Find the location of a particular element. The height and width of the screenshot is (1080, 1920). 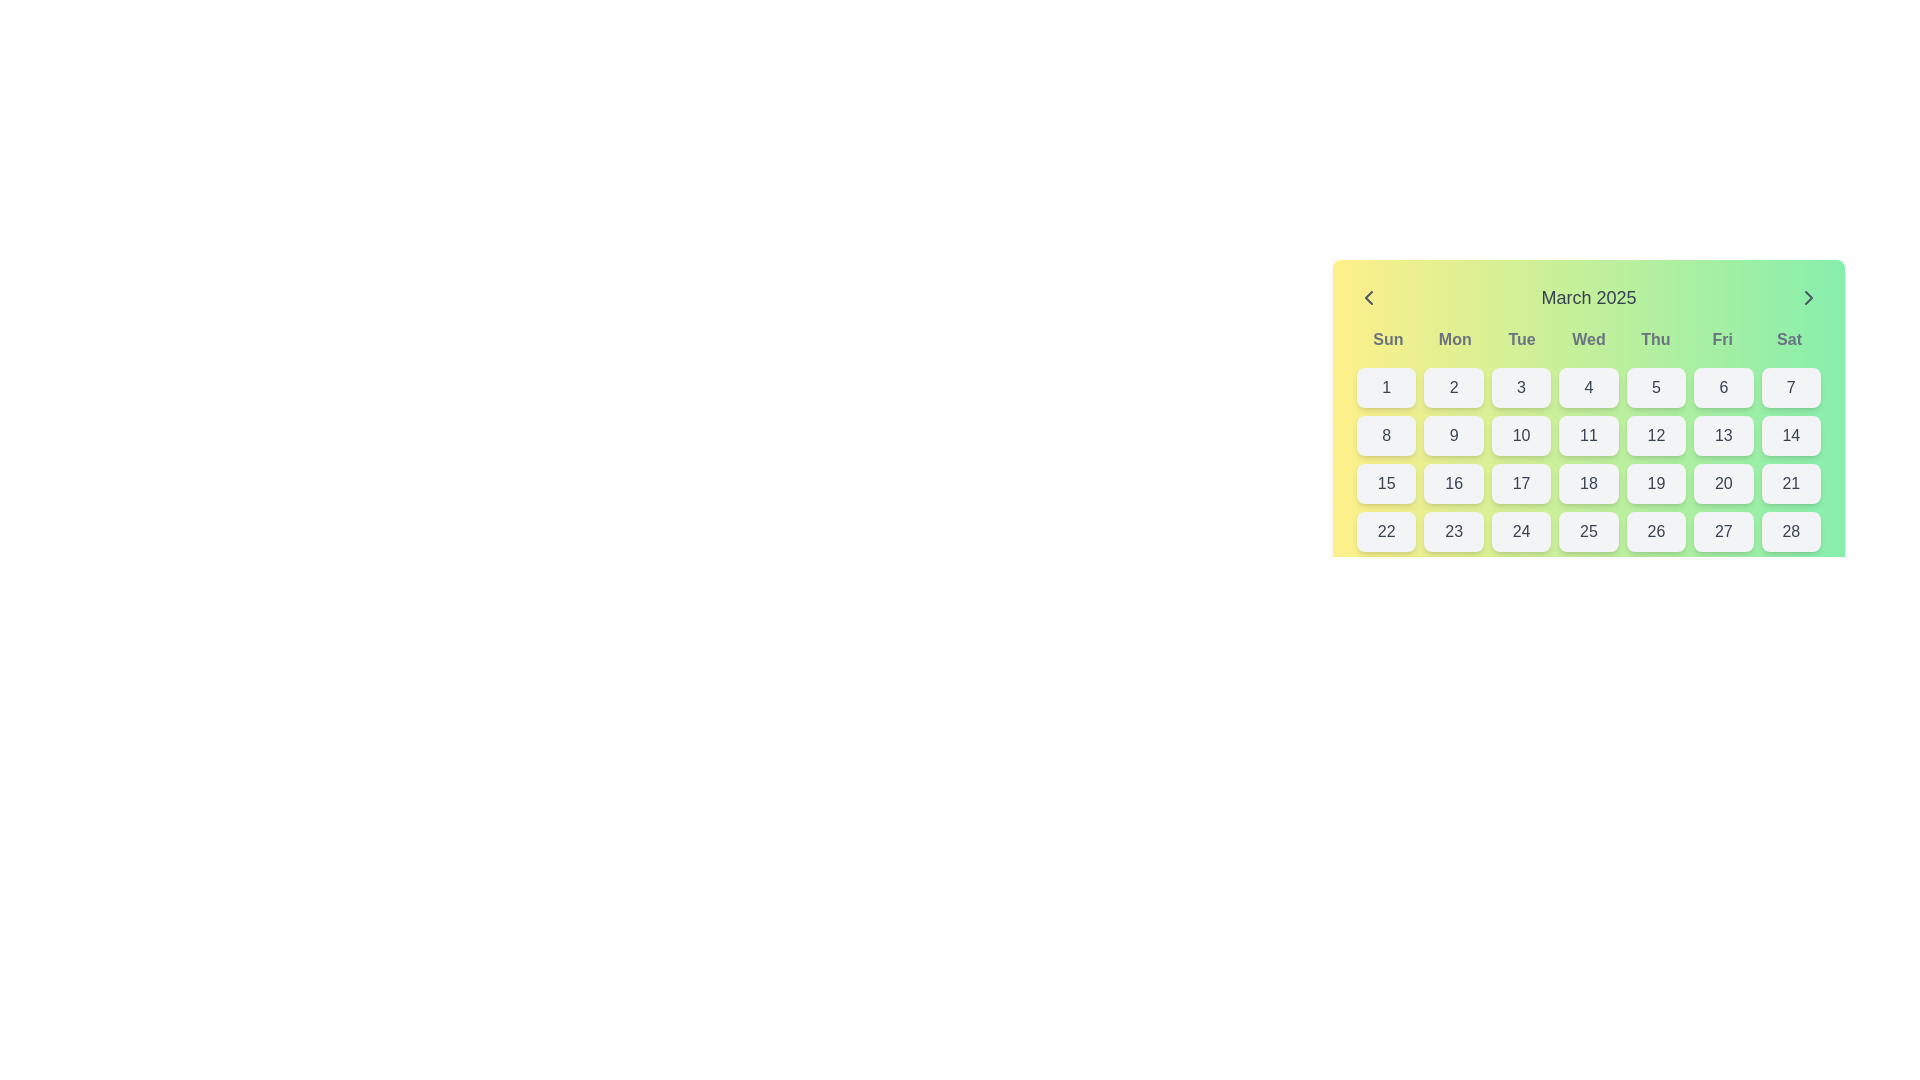

the button representing the first day of the month in the calendar interface is located at coordinates (1385, 388).